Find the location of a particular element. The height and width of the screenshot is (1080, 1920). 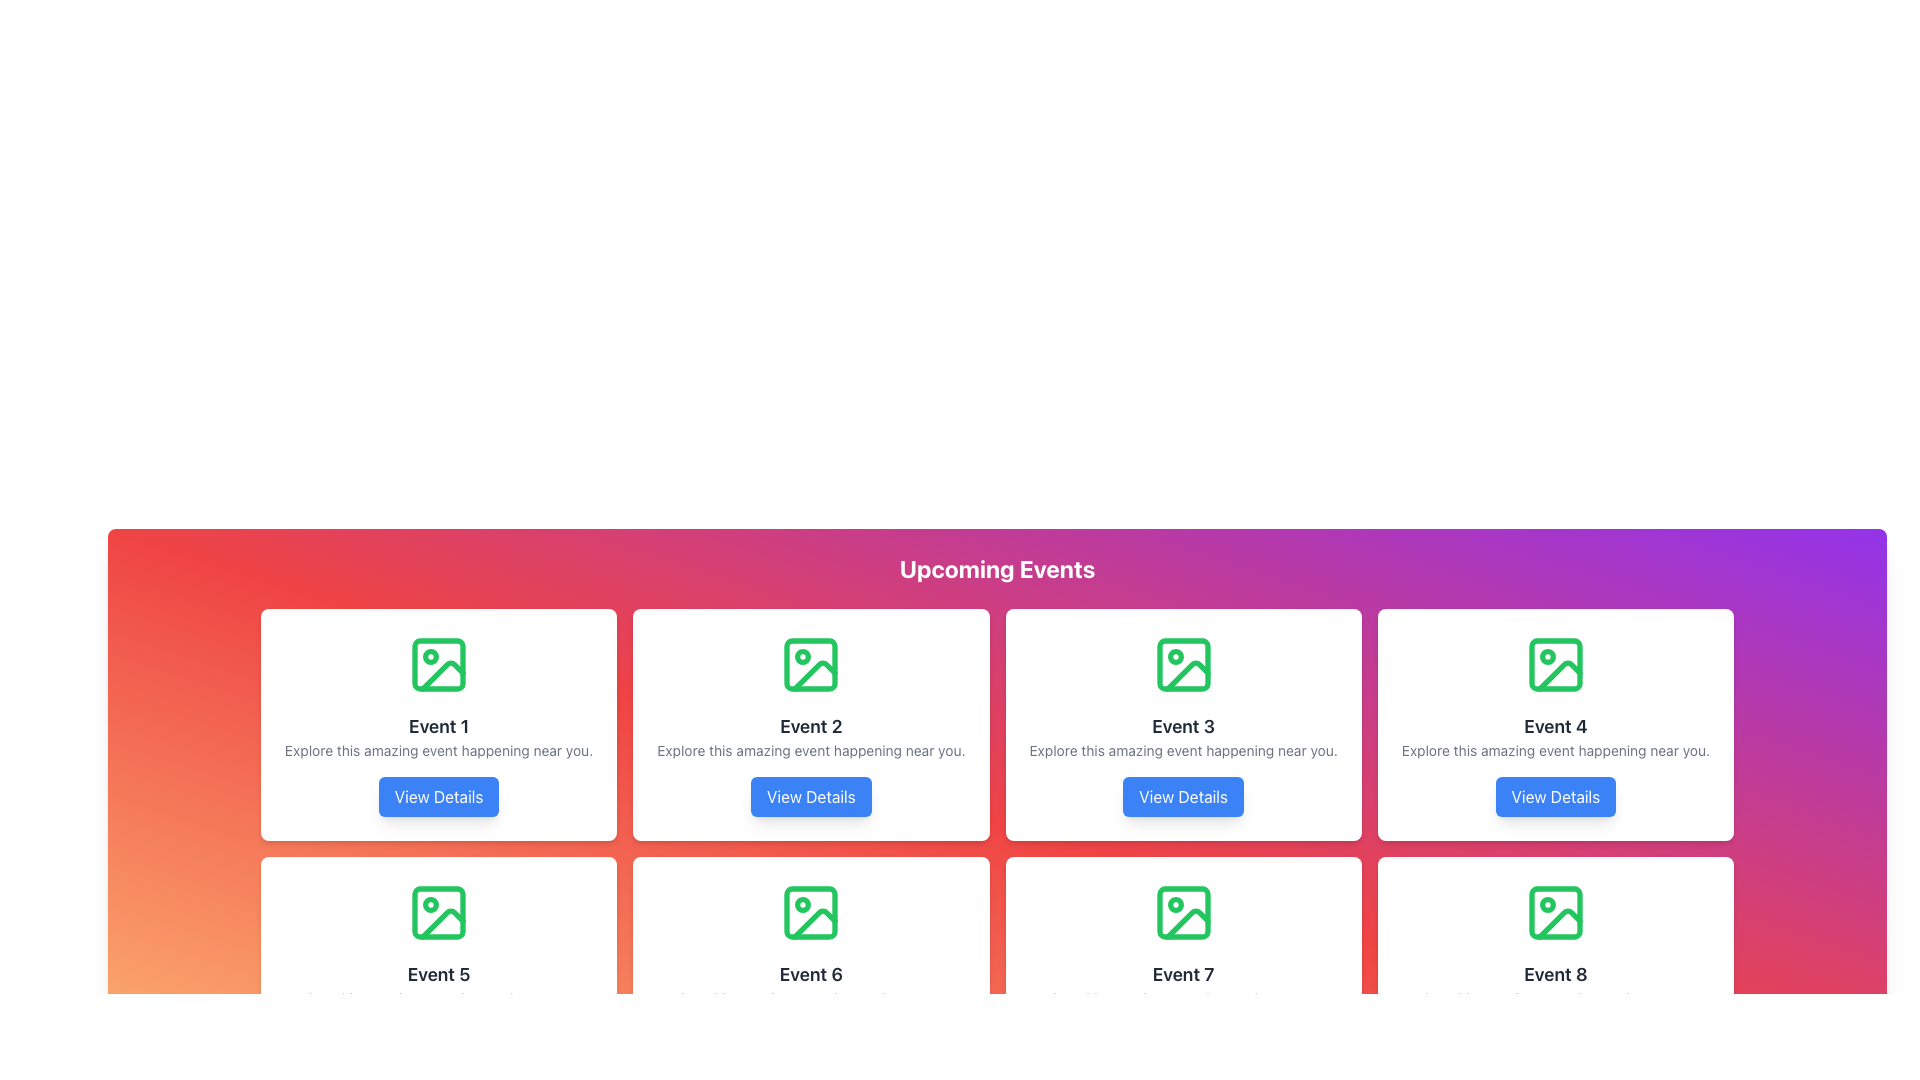

the image icon with a green outline resembling a placeholder image, located at the top-left corner of the first event card in the grid is located at coordinates (438, 664).